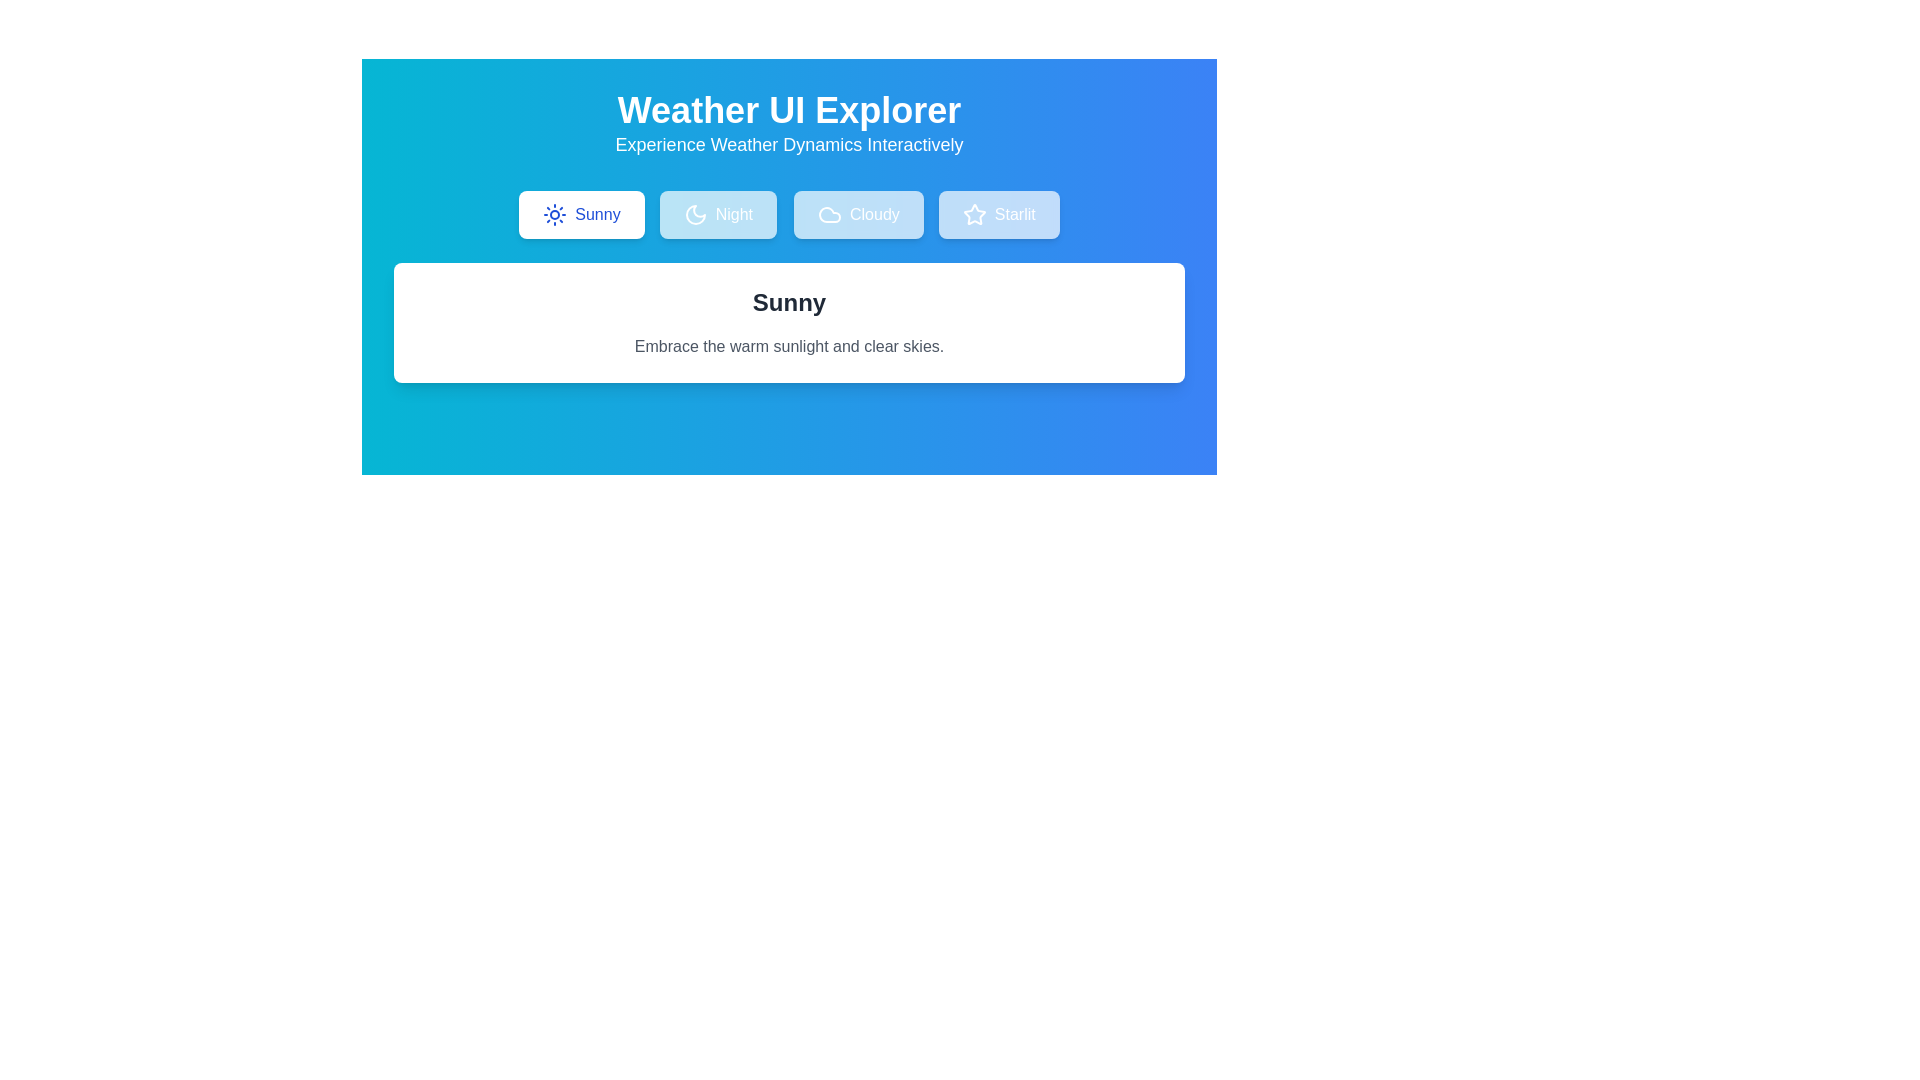 This screenshot has height=1080, width=1920. What do you see at coordinates (579, 215) in the screenshot?
I see `the Sunny weather tab` at bounding box center [579, 215].